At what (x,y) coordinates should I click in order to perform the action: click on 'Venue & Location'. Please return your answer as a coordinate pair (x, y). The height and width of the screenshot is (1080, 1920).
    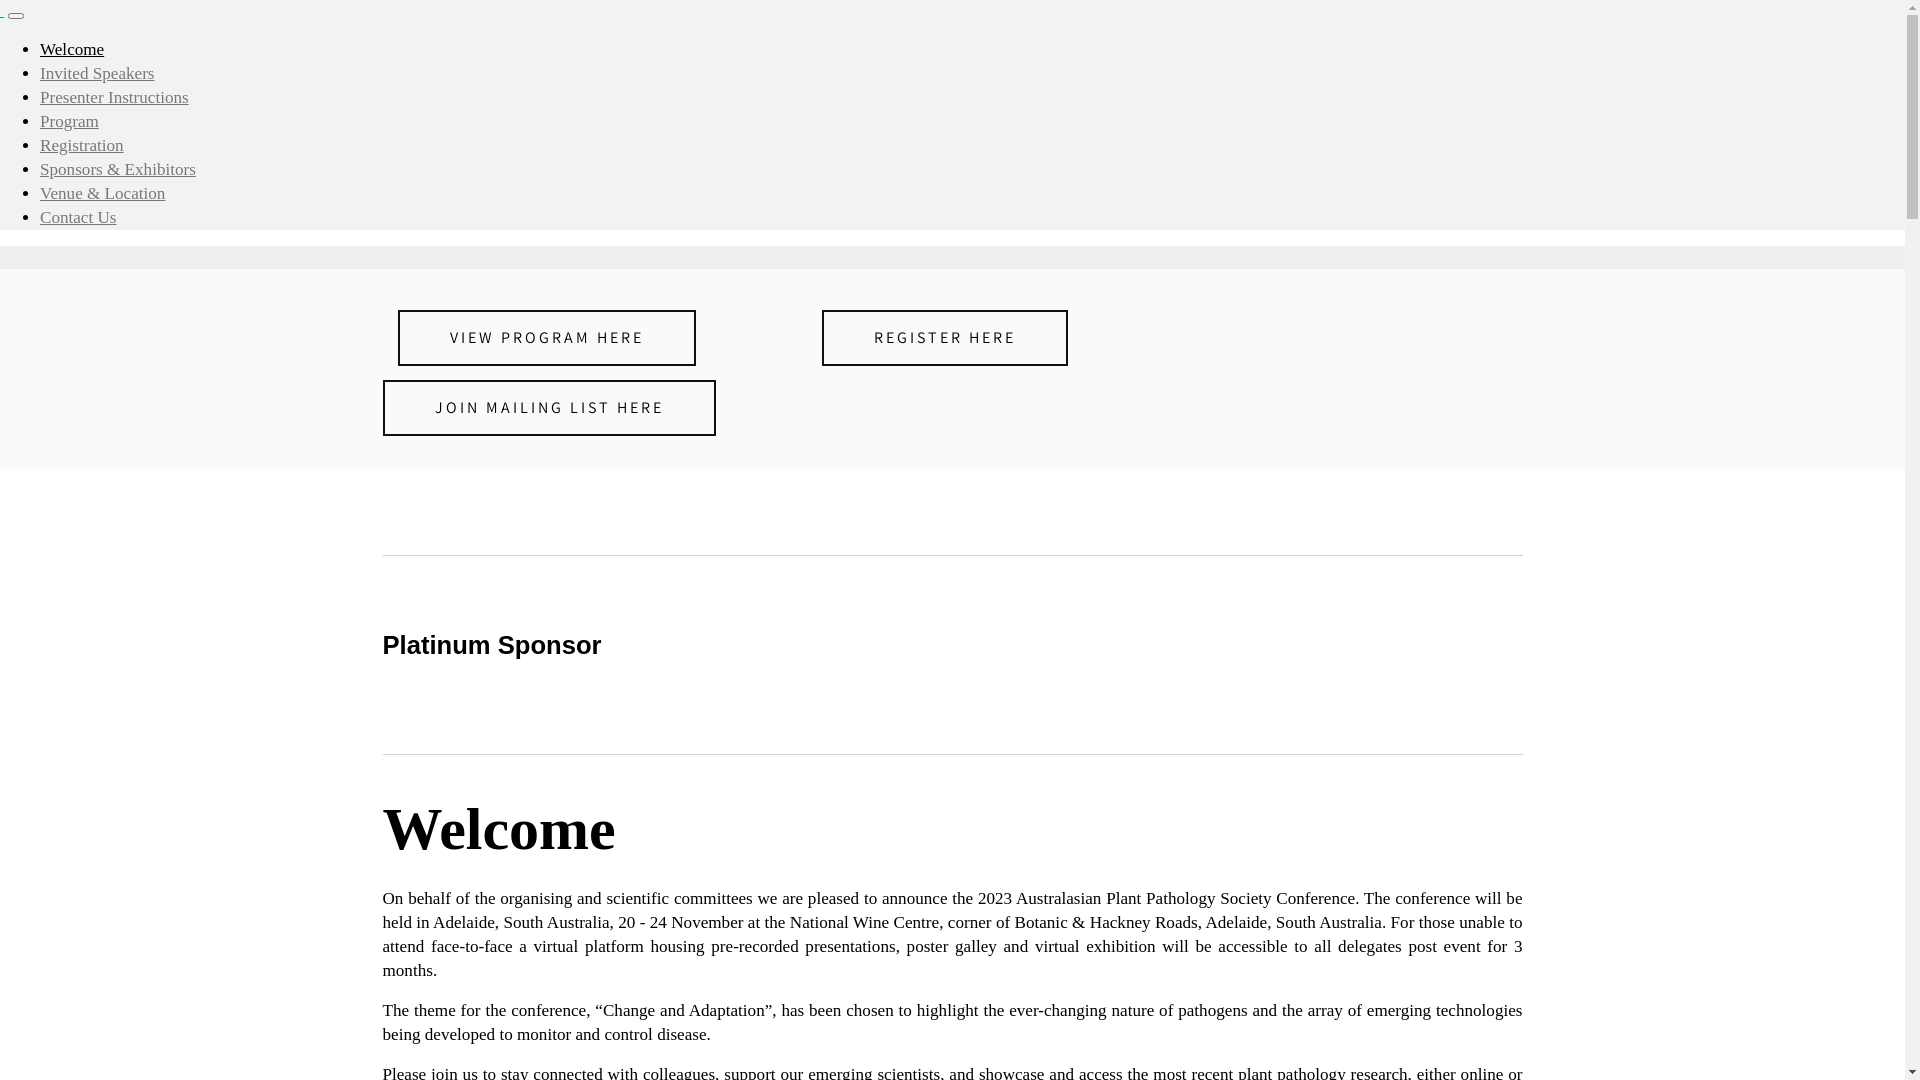
    Looking at the image, I should click on (39, 193).